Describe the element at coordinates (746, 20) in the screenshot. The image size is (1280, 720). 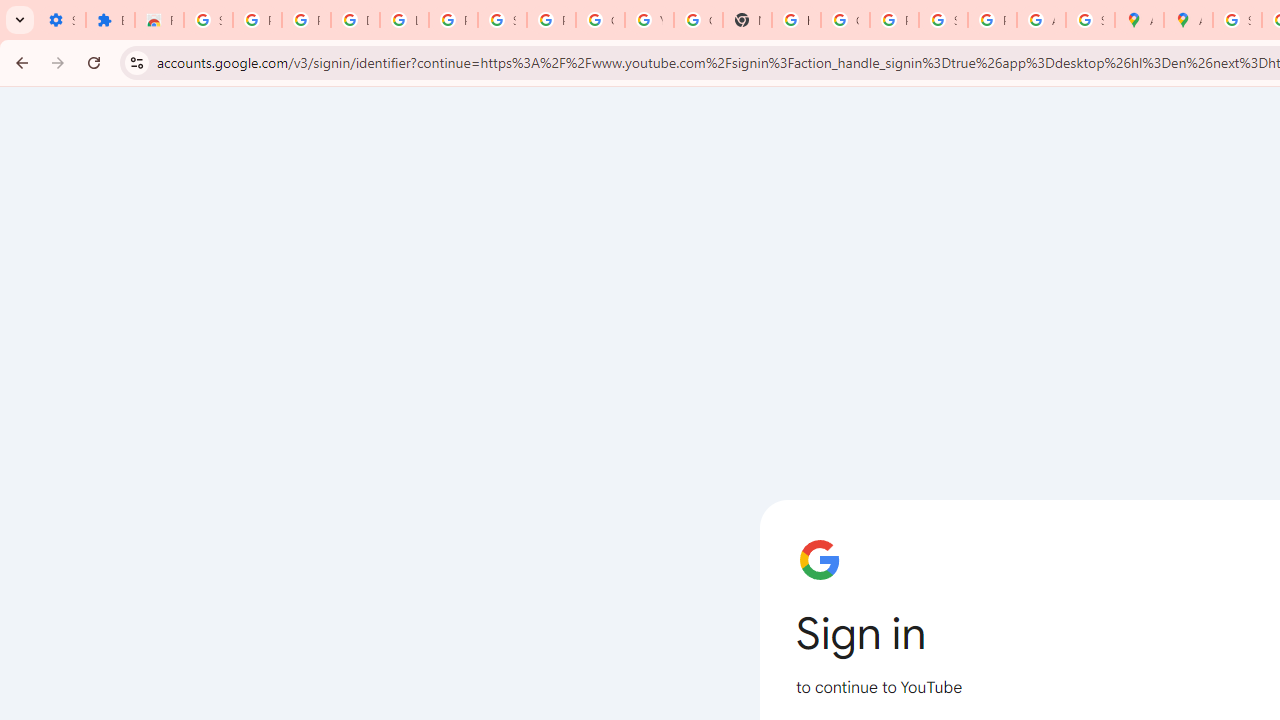
I see `'New Tab'` at that location.